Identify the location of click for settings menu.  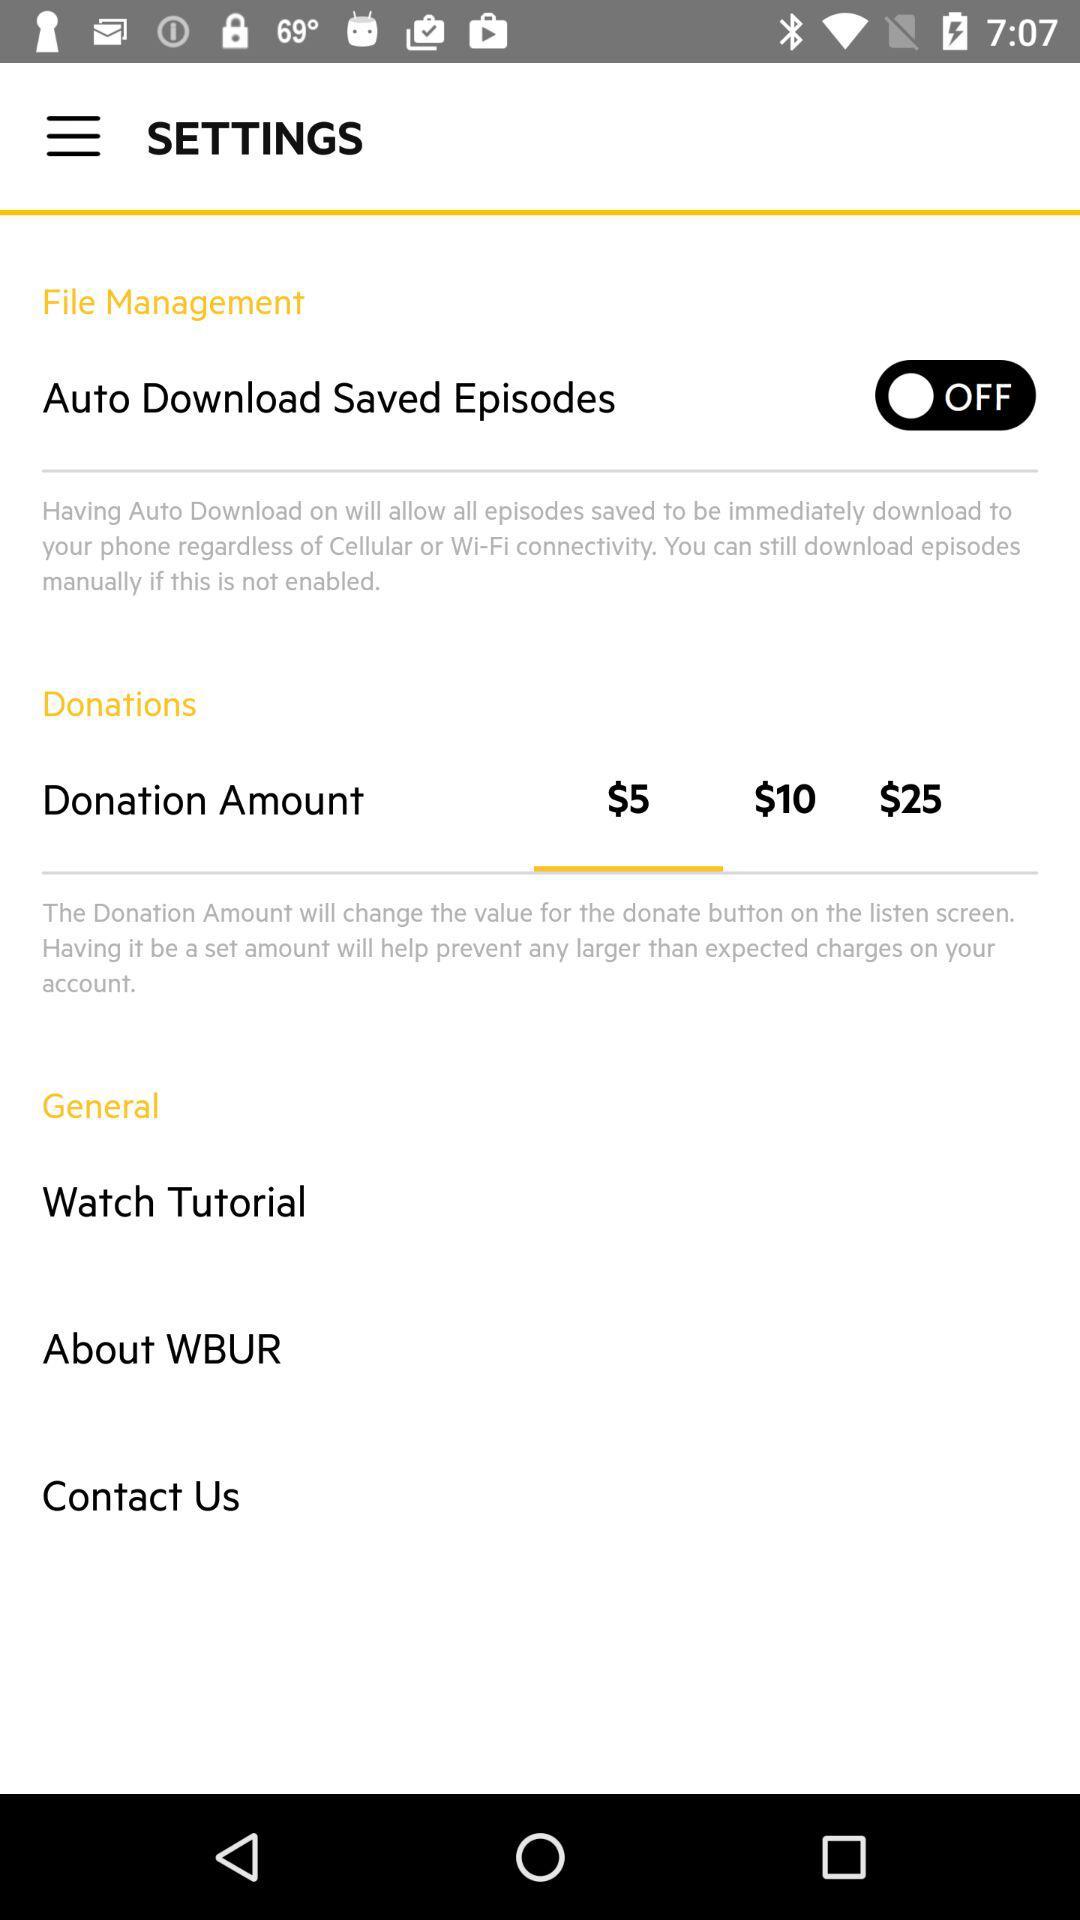
(72, 135).